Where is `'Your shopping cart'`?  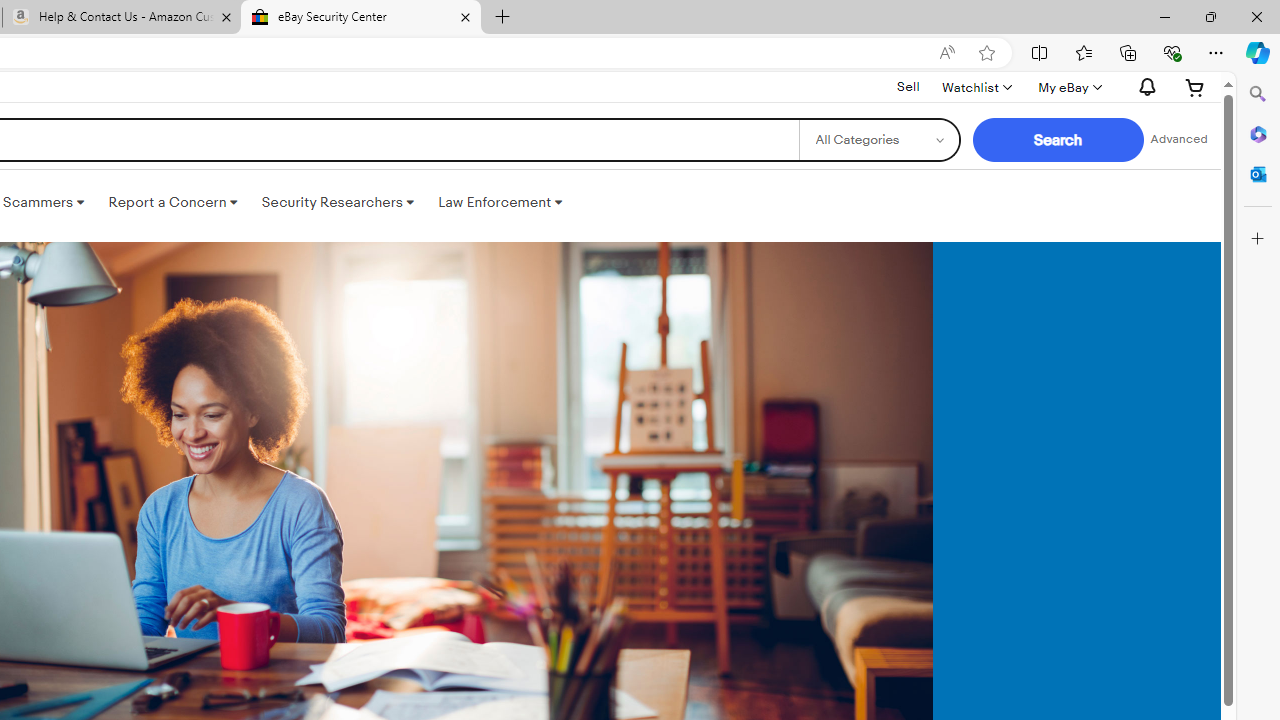
'Your shopping cart' is located at coordinates (1195, 86).